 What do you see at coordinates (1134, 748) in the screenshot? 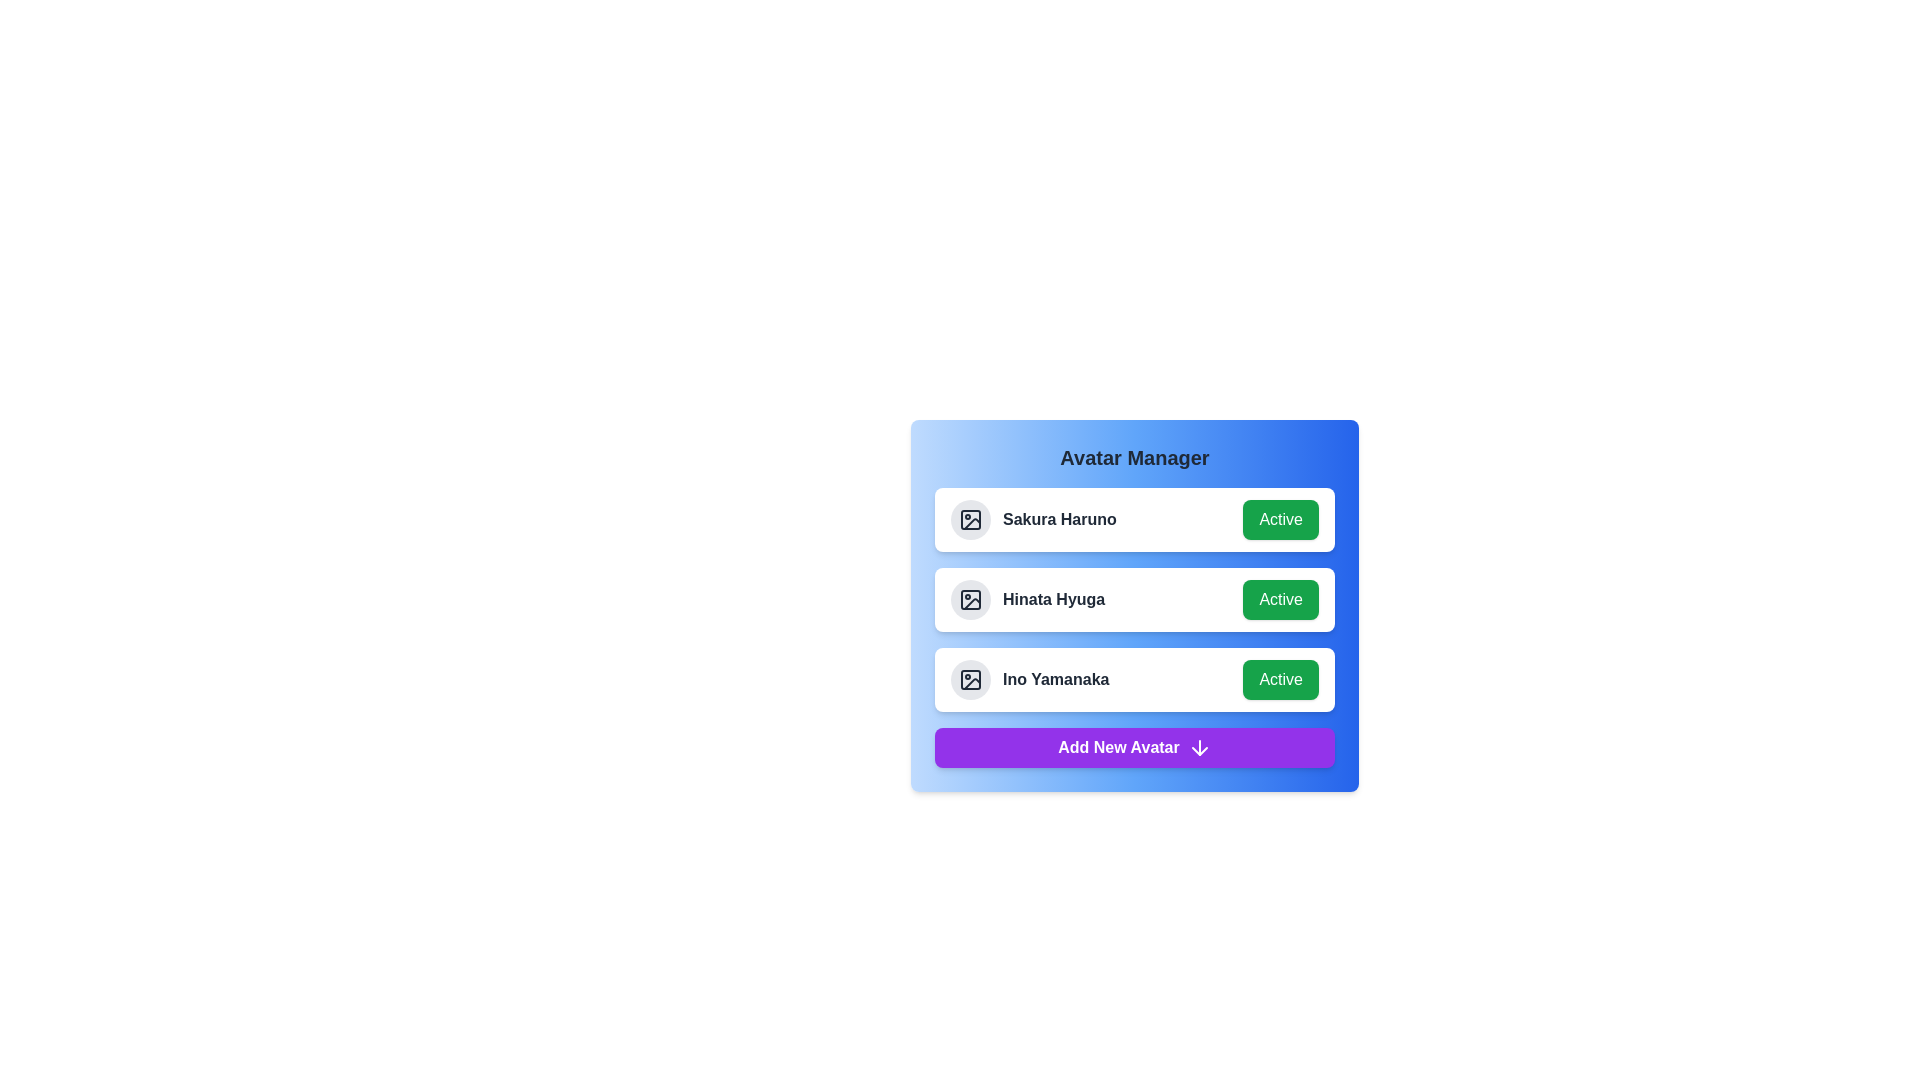
I see `the 'Add New Avatar' button, which is a bright purple rectangular button located at the bottom of the Avatar Manager panel` at bounding box center [1134, 748].